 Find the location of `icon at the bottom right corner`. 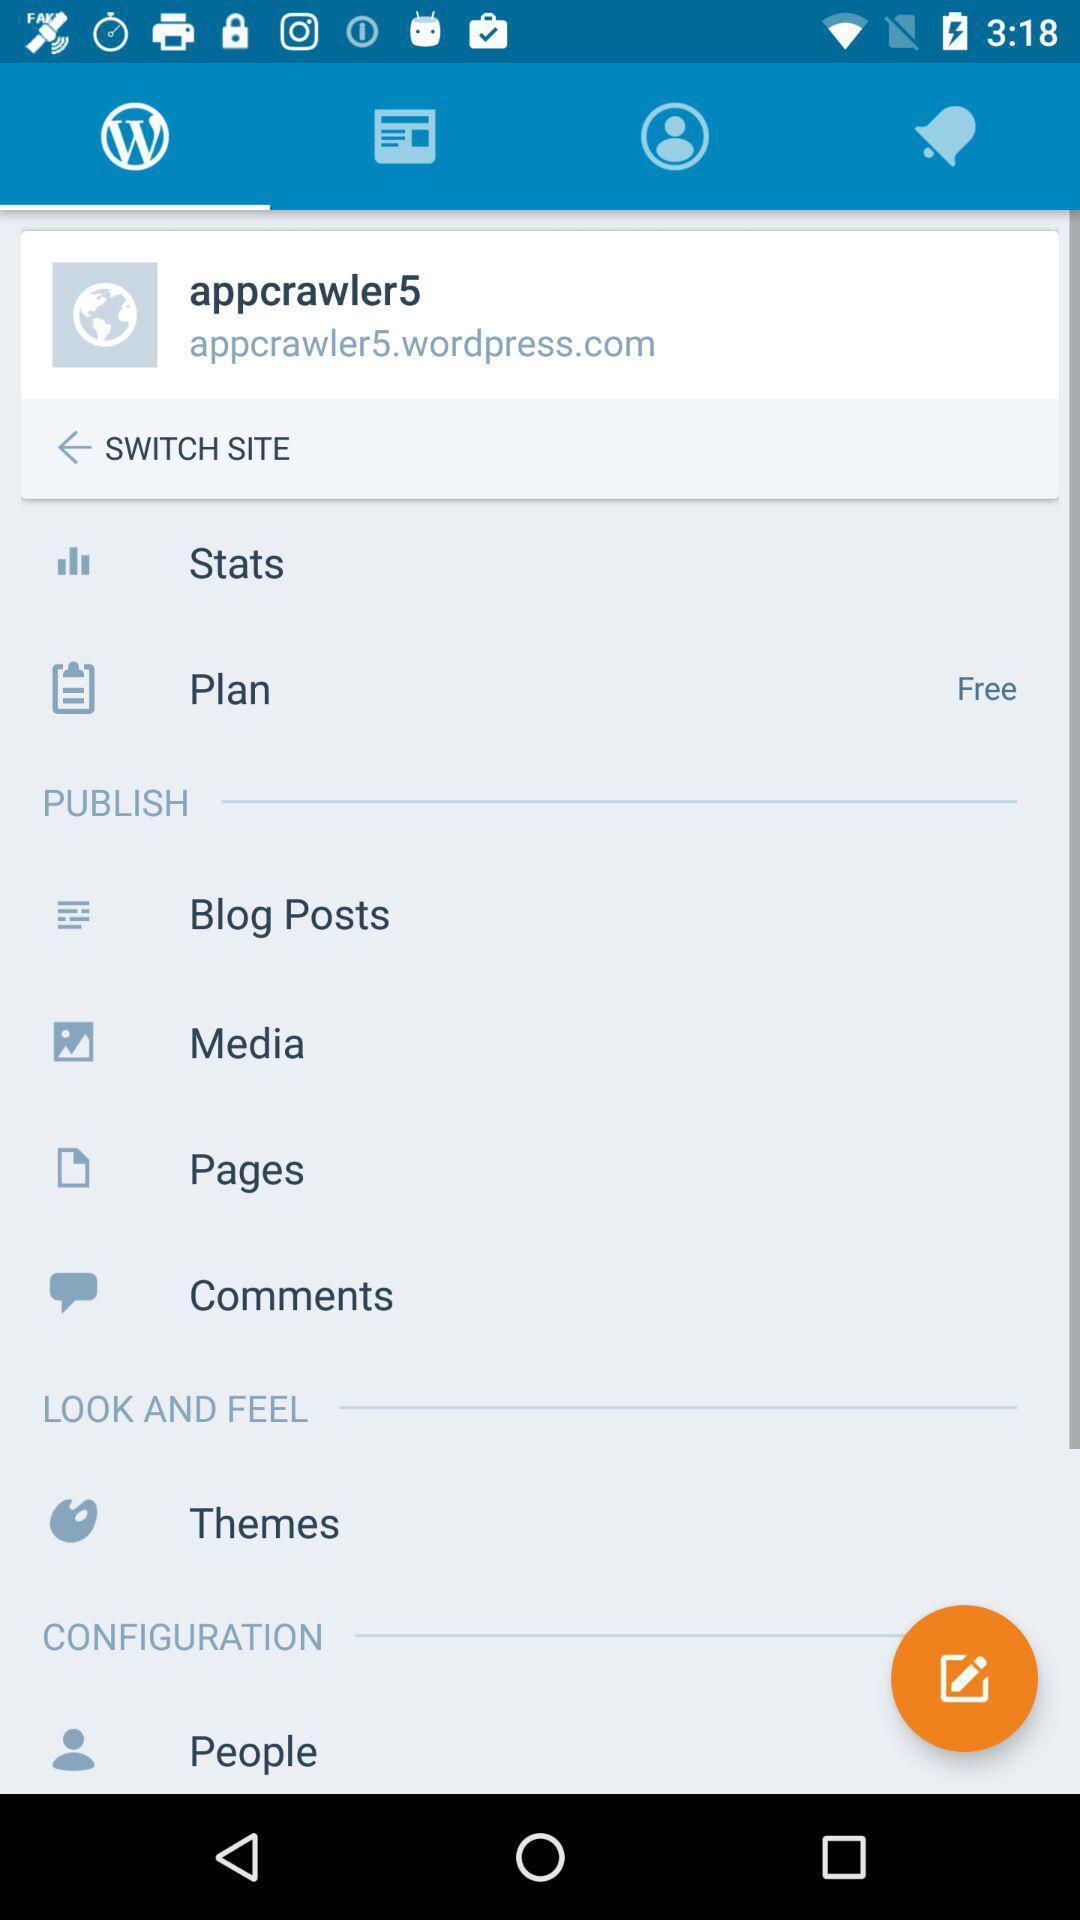

icon at the bottom right corner is located at coordinates (963, 1678).